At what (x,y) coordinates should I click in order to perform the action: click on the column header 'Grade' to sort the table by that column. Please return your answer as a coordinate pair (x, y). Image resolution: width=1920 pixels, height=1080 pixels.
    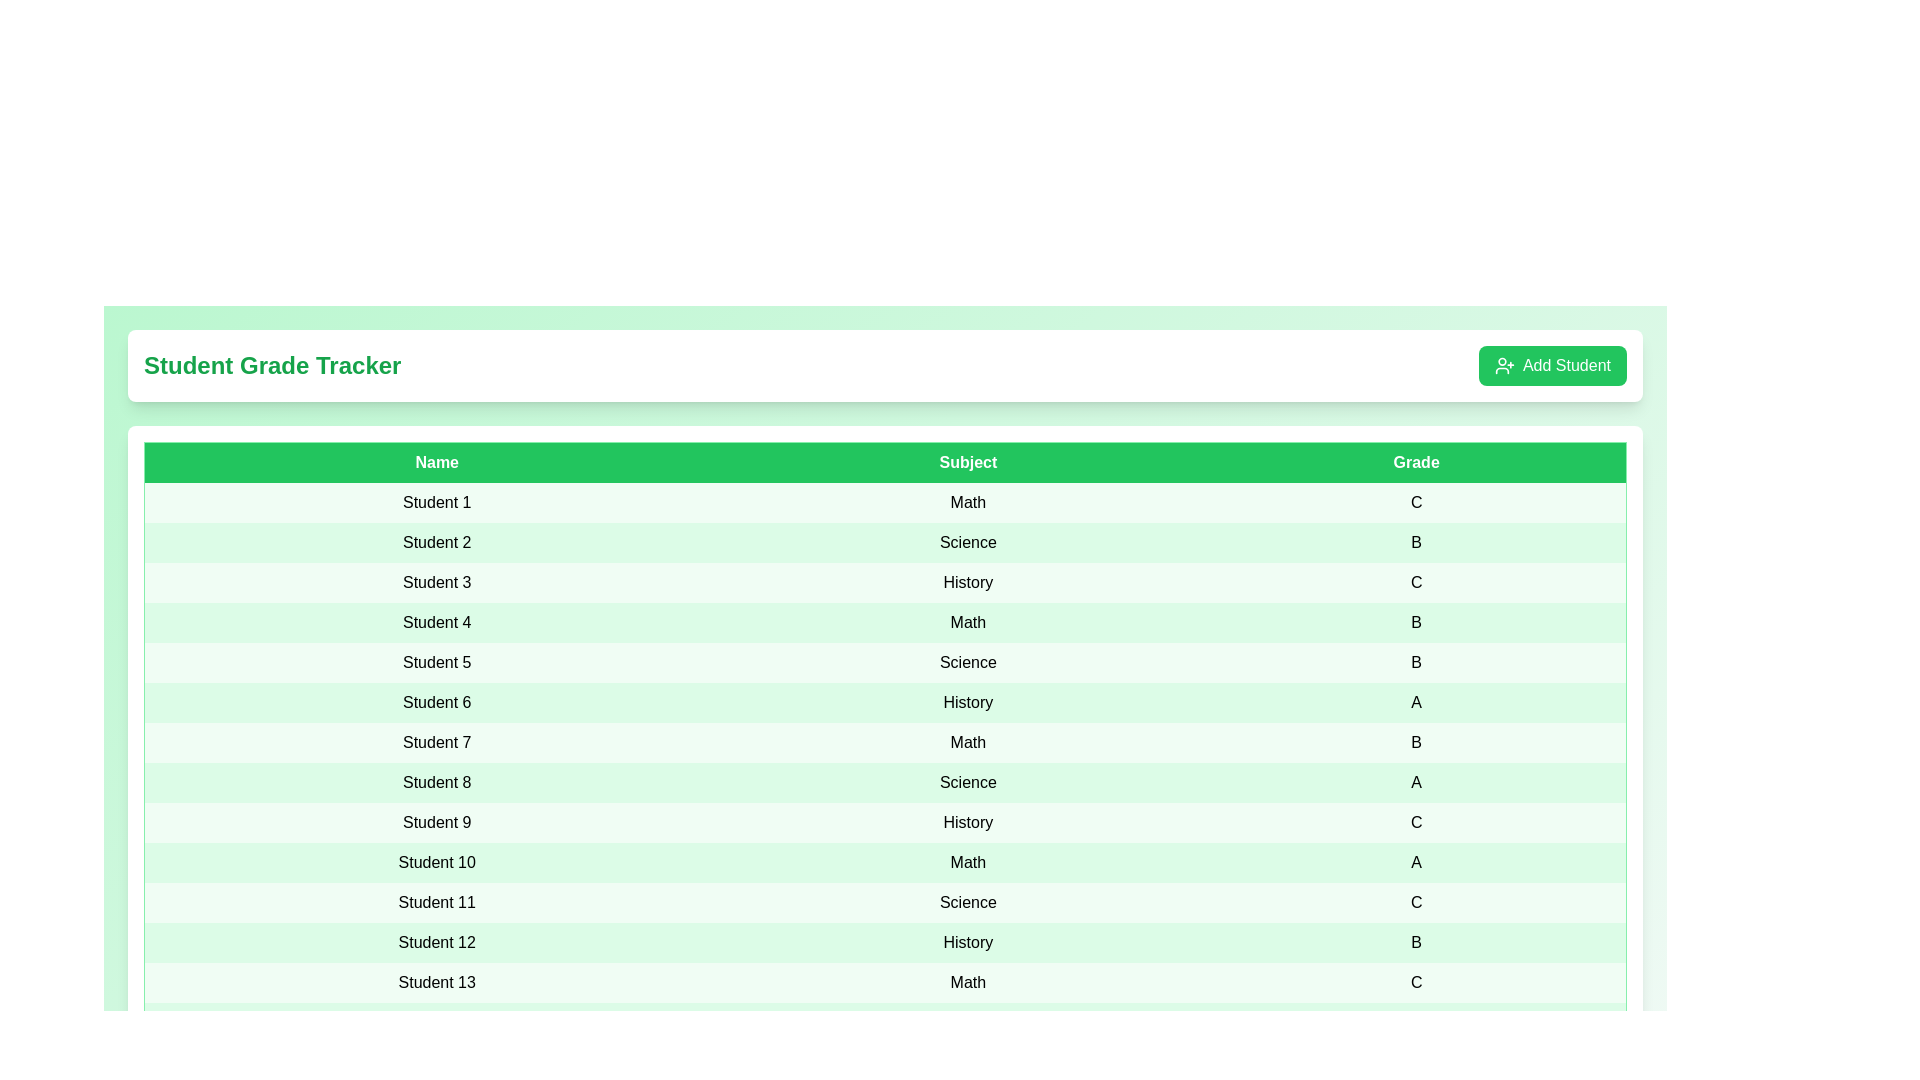
    Looking at the image, I should click on (1415, 462).